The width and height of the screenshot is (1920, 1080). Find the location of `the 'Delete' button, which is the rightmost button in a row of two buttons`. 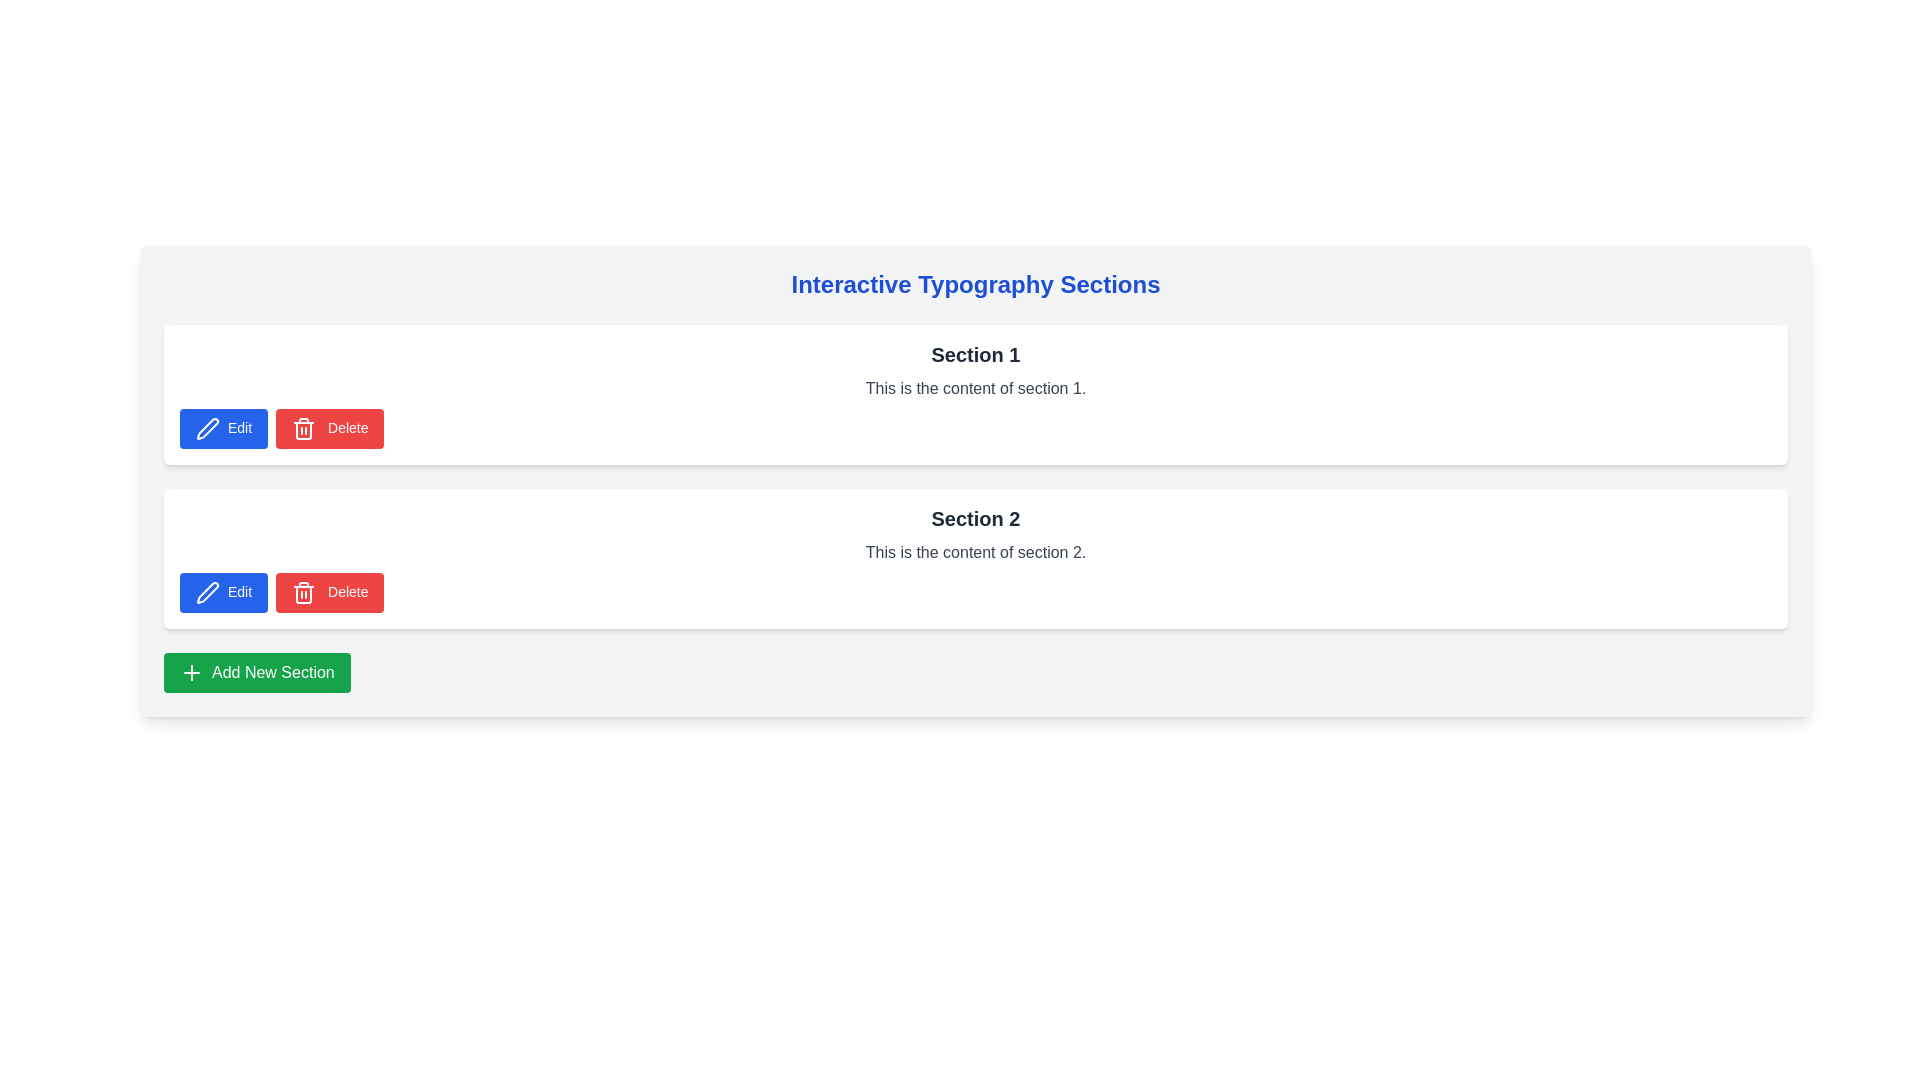

the 'Delete' button, which is the rightmost button in a row of two buttons is located at coordinates (330, 592).